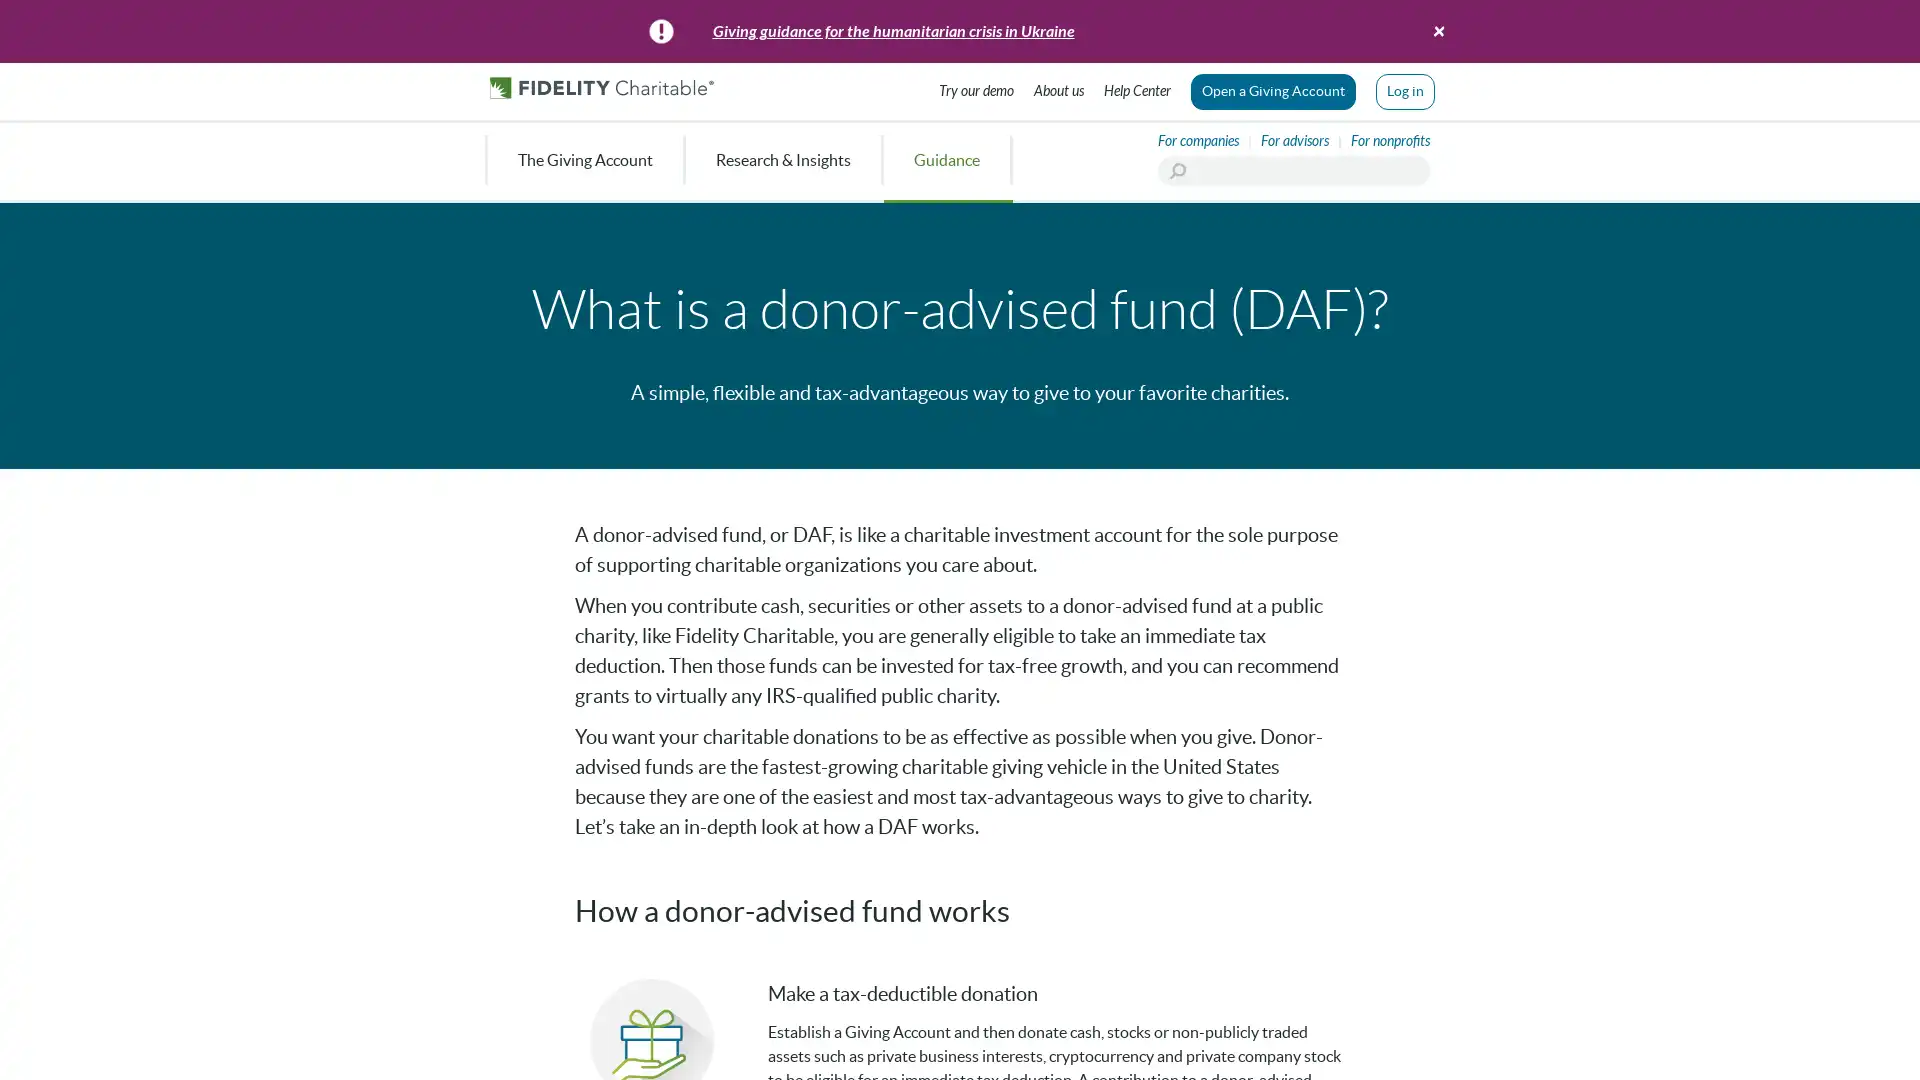 The image size is (1920, 1080). I want to click on Ask Us, so click(1871, 1028).